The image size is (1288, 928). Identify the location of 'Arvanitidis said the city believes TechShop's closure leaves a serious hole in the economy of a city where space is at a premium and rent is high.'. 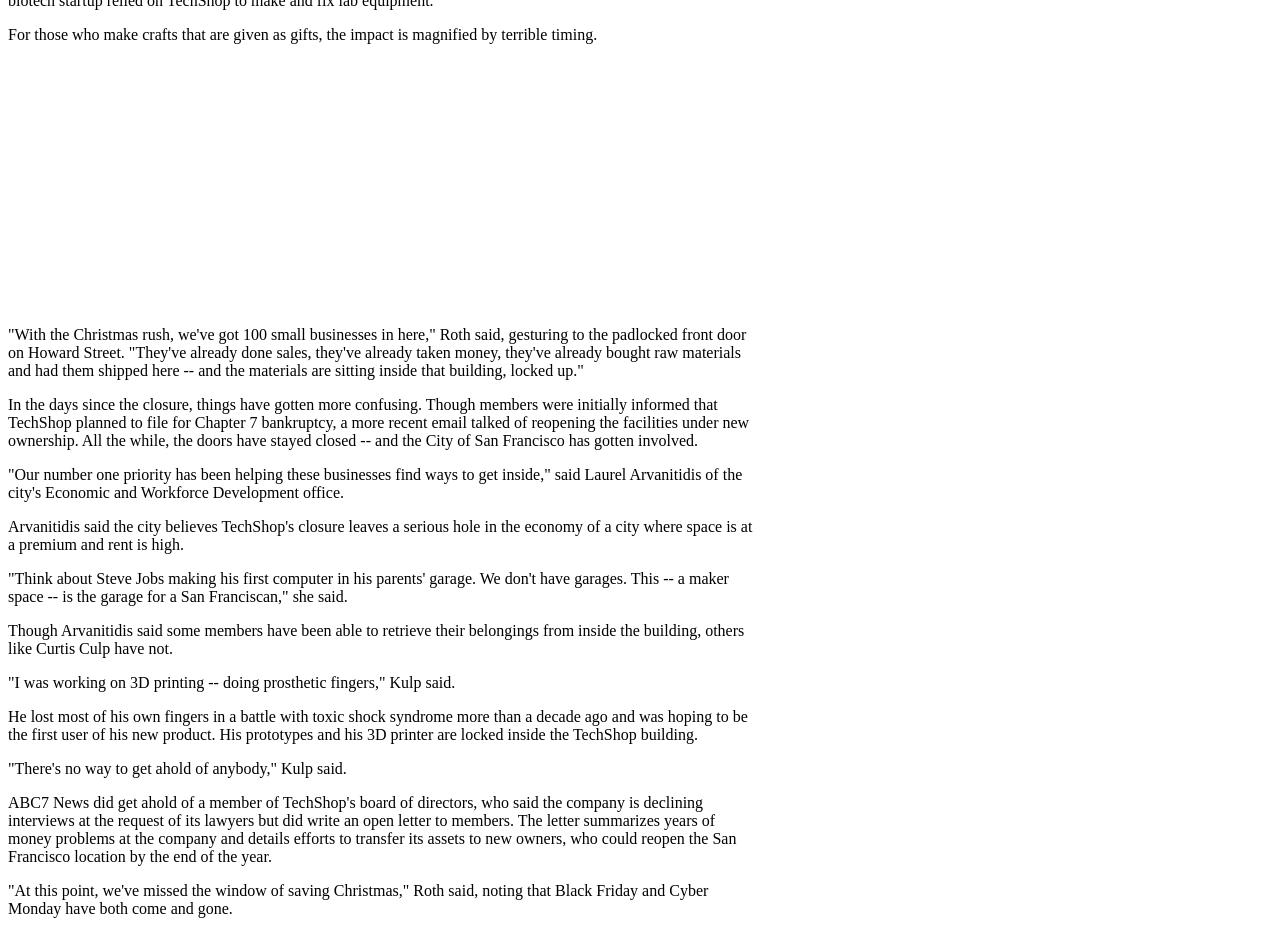
(7, 534).